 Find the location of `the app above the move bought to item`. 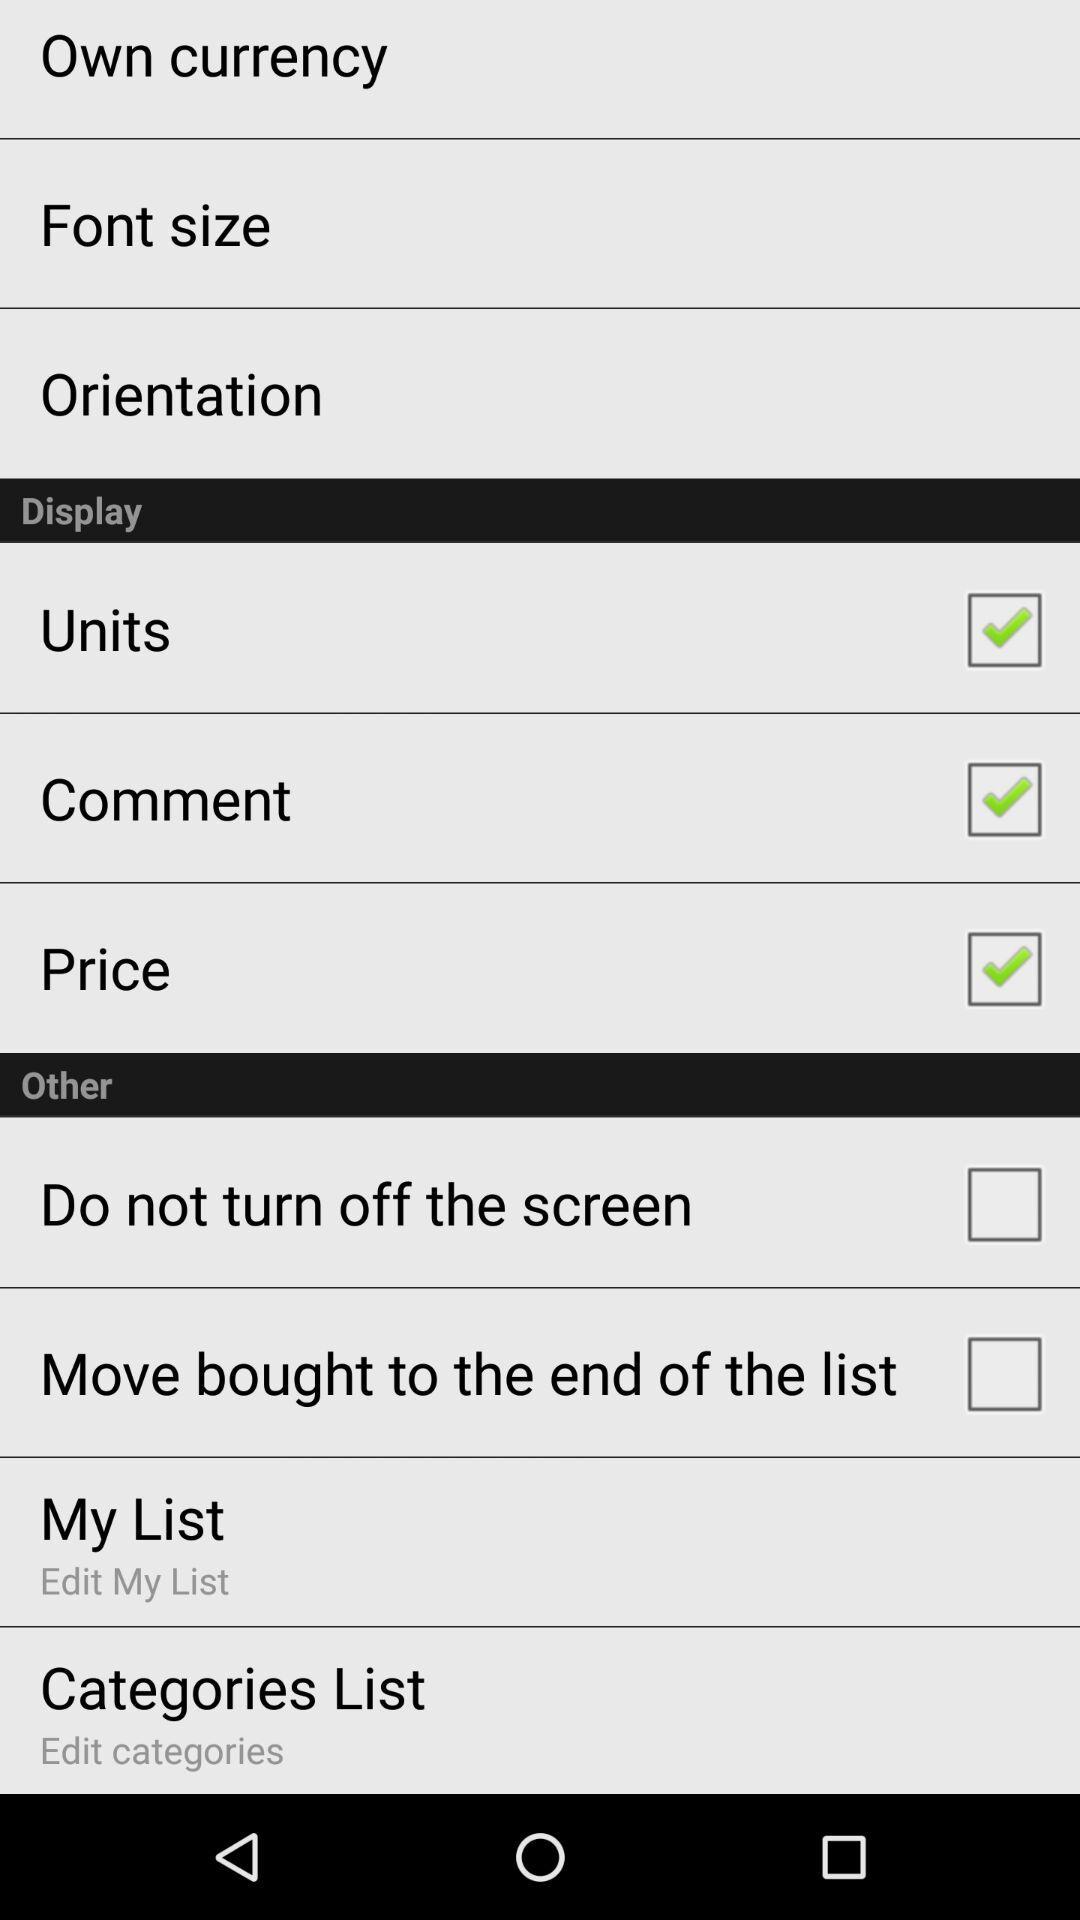

the app above the move bought to item is located at coordinates (366, 1201).